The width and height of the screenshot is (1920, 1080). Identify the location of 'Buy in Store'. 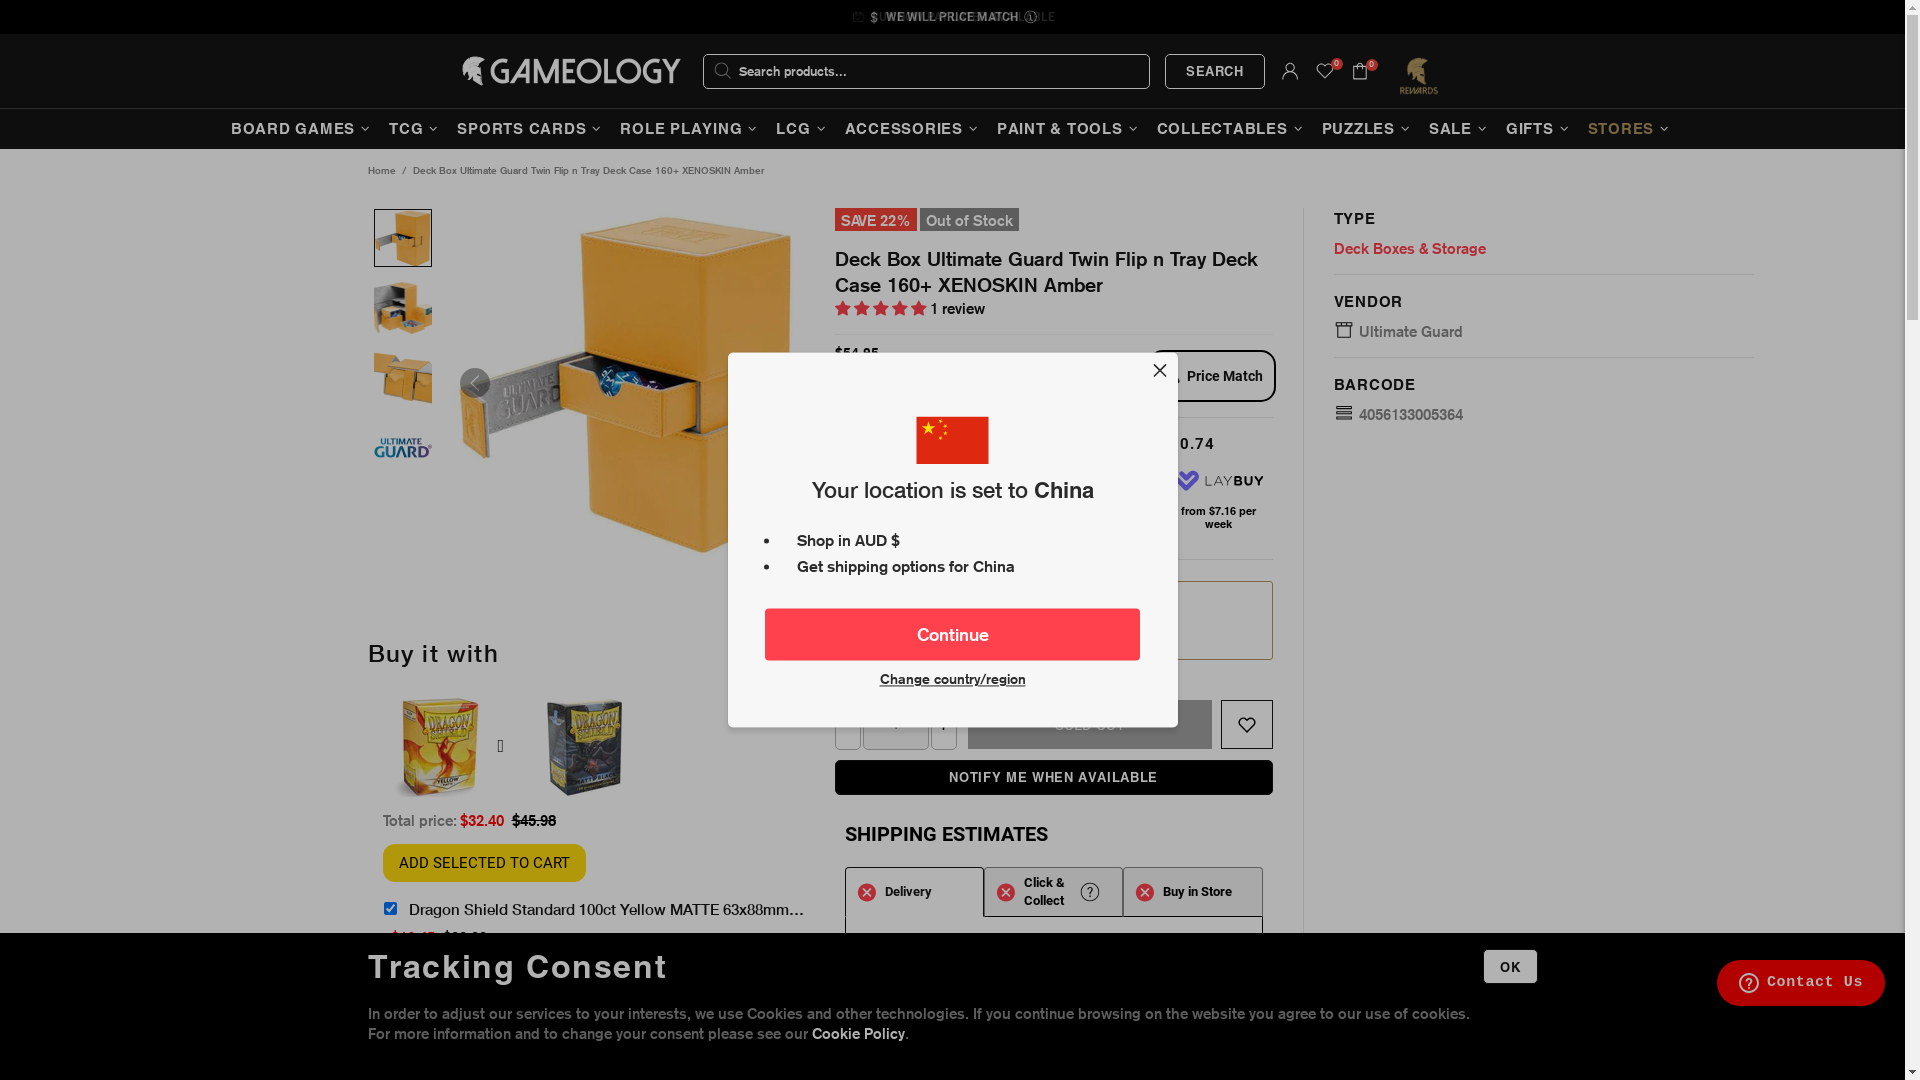
(1192, 890).